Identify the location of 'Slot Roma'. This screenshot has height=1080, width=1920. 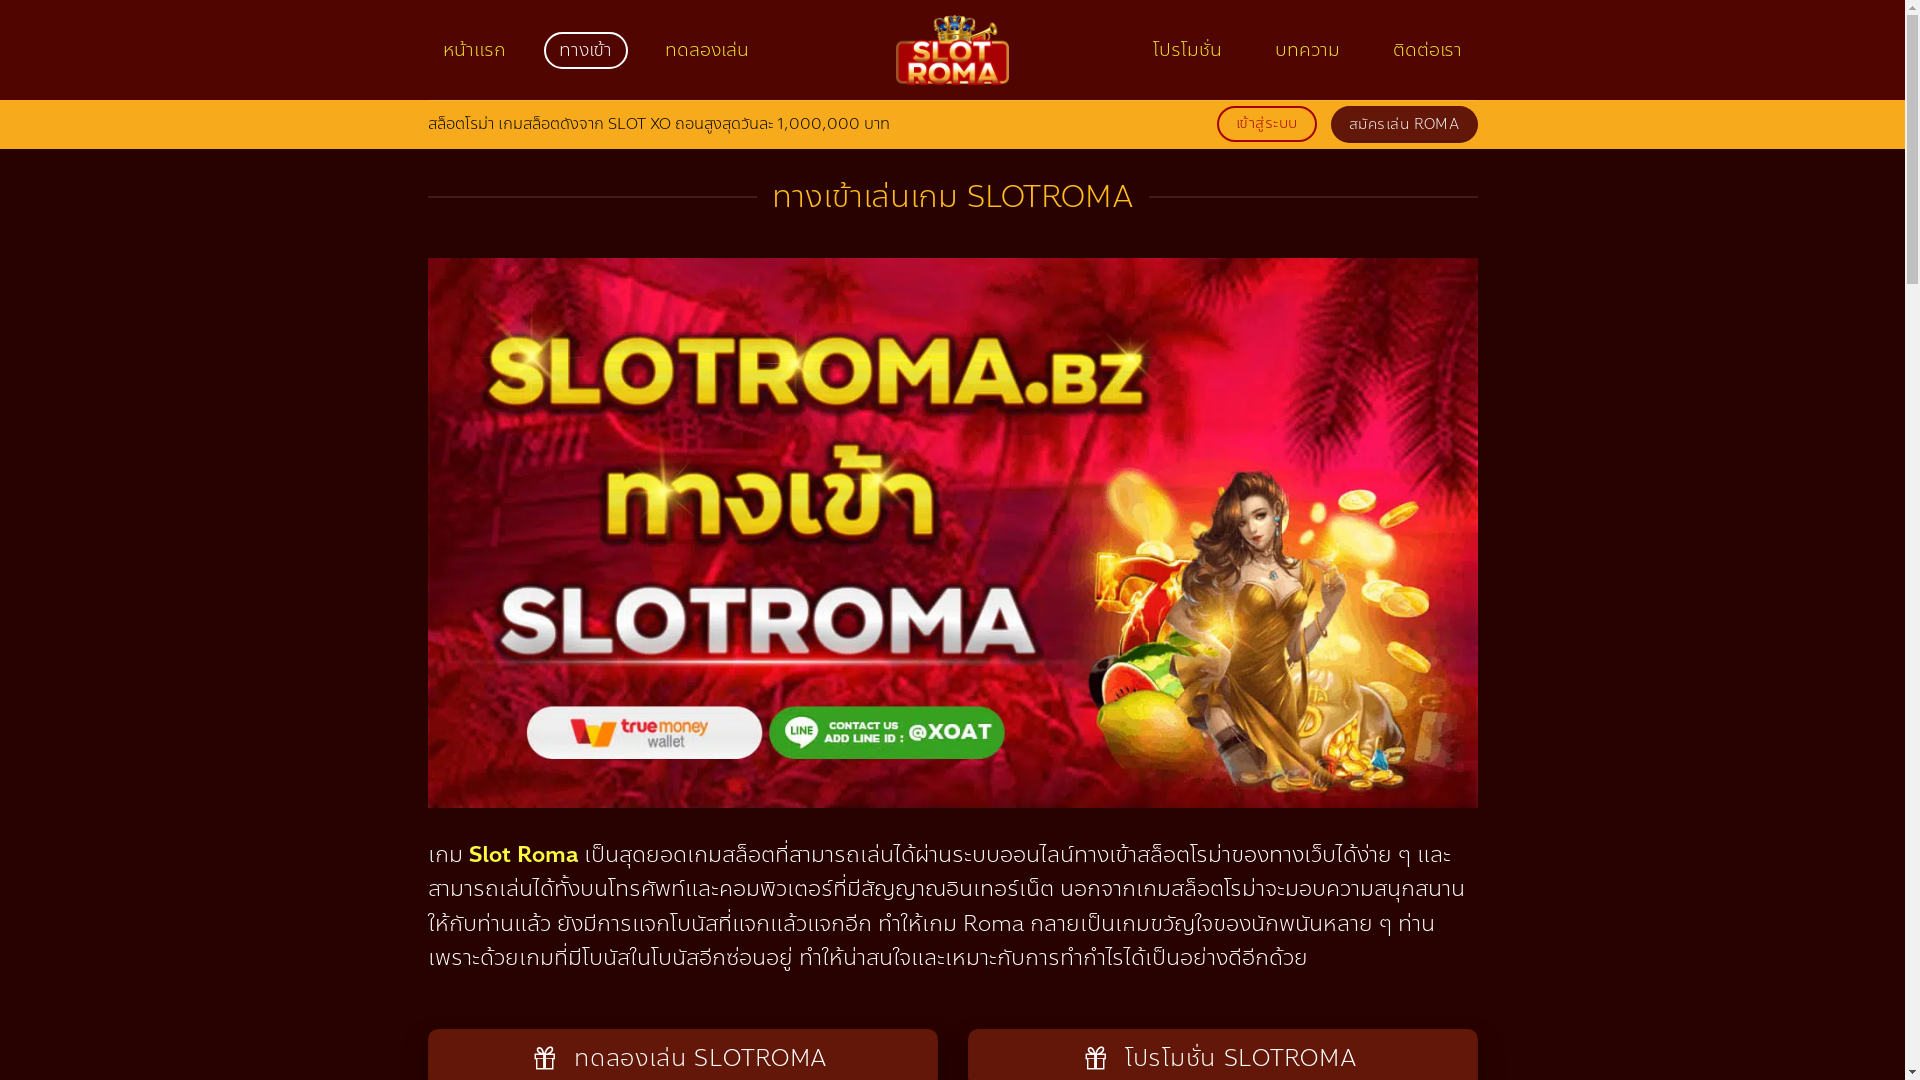
(522, 855).